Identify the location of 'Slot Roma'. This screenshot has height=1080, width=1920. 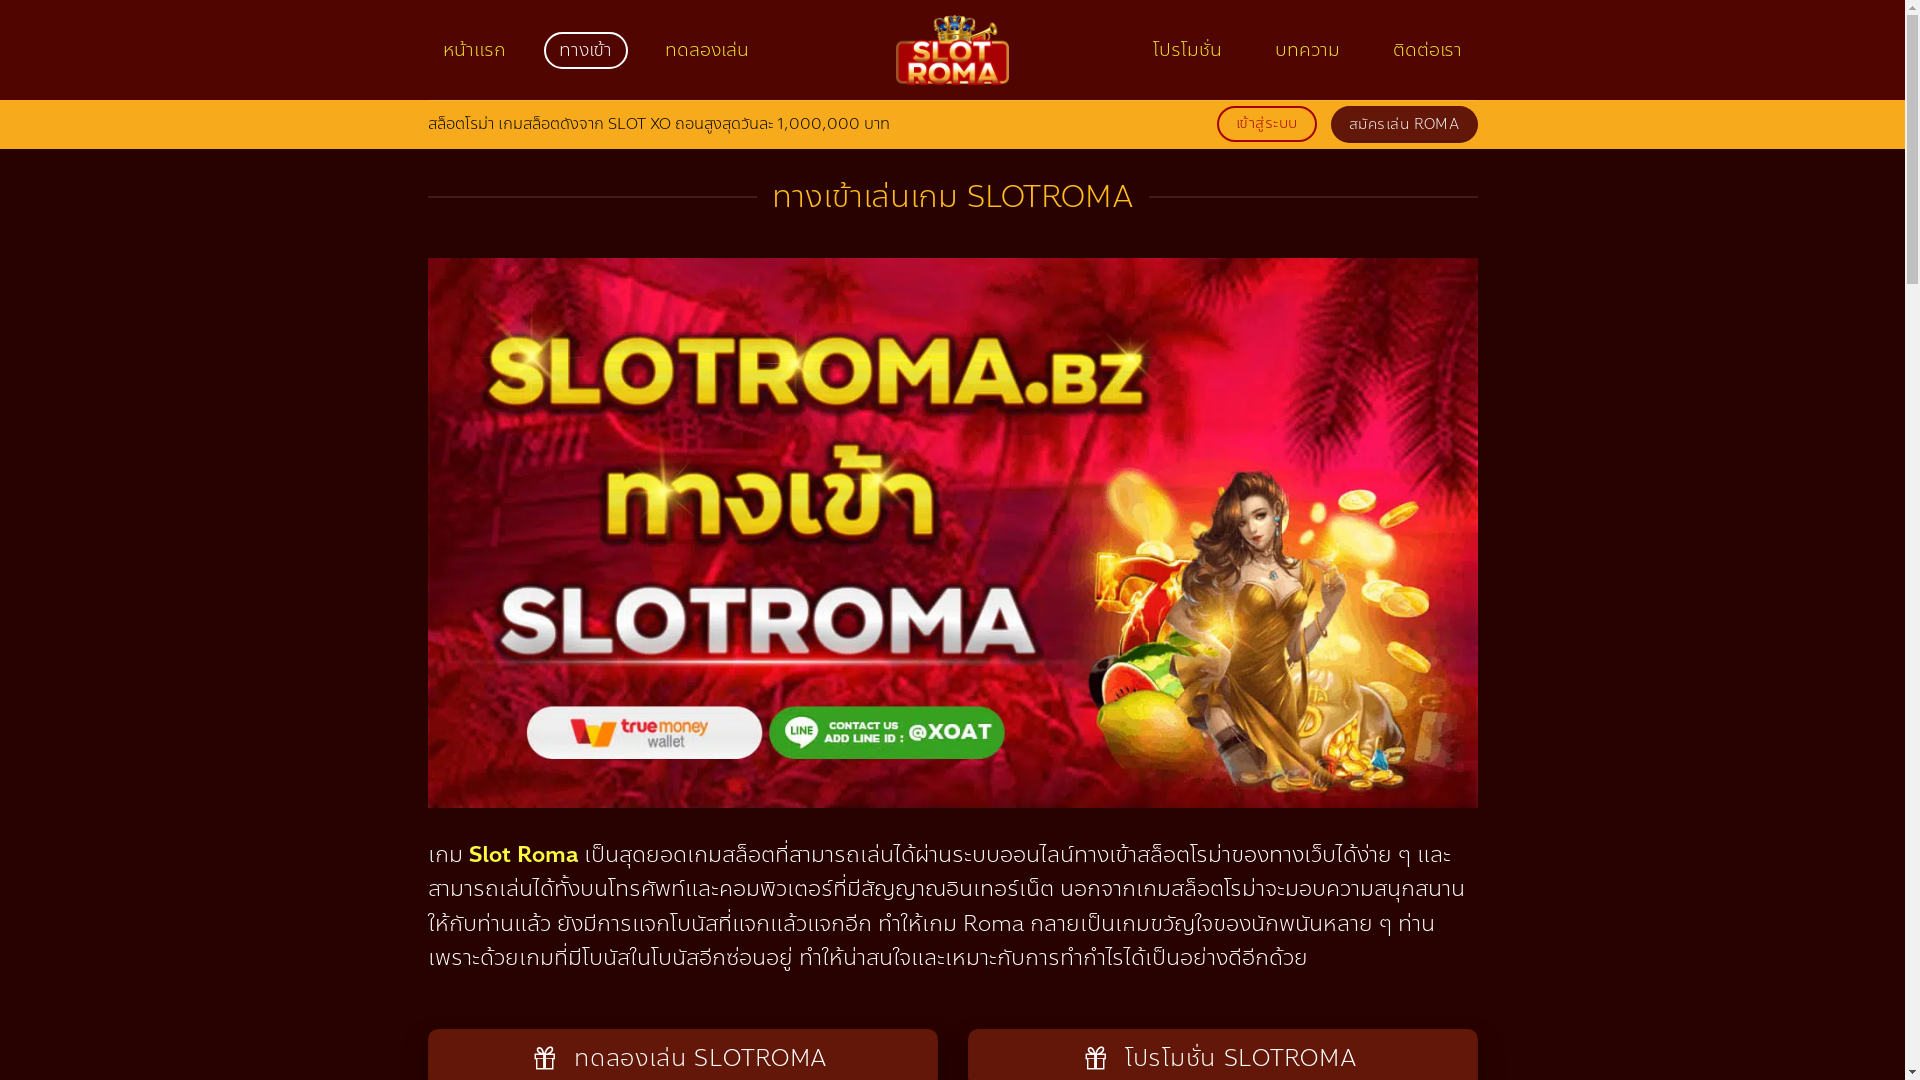
(522, 855).